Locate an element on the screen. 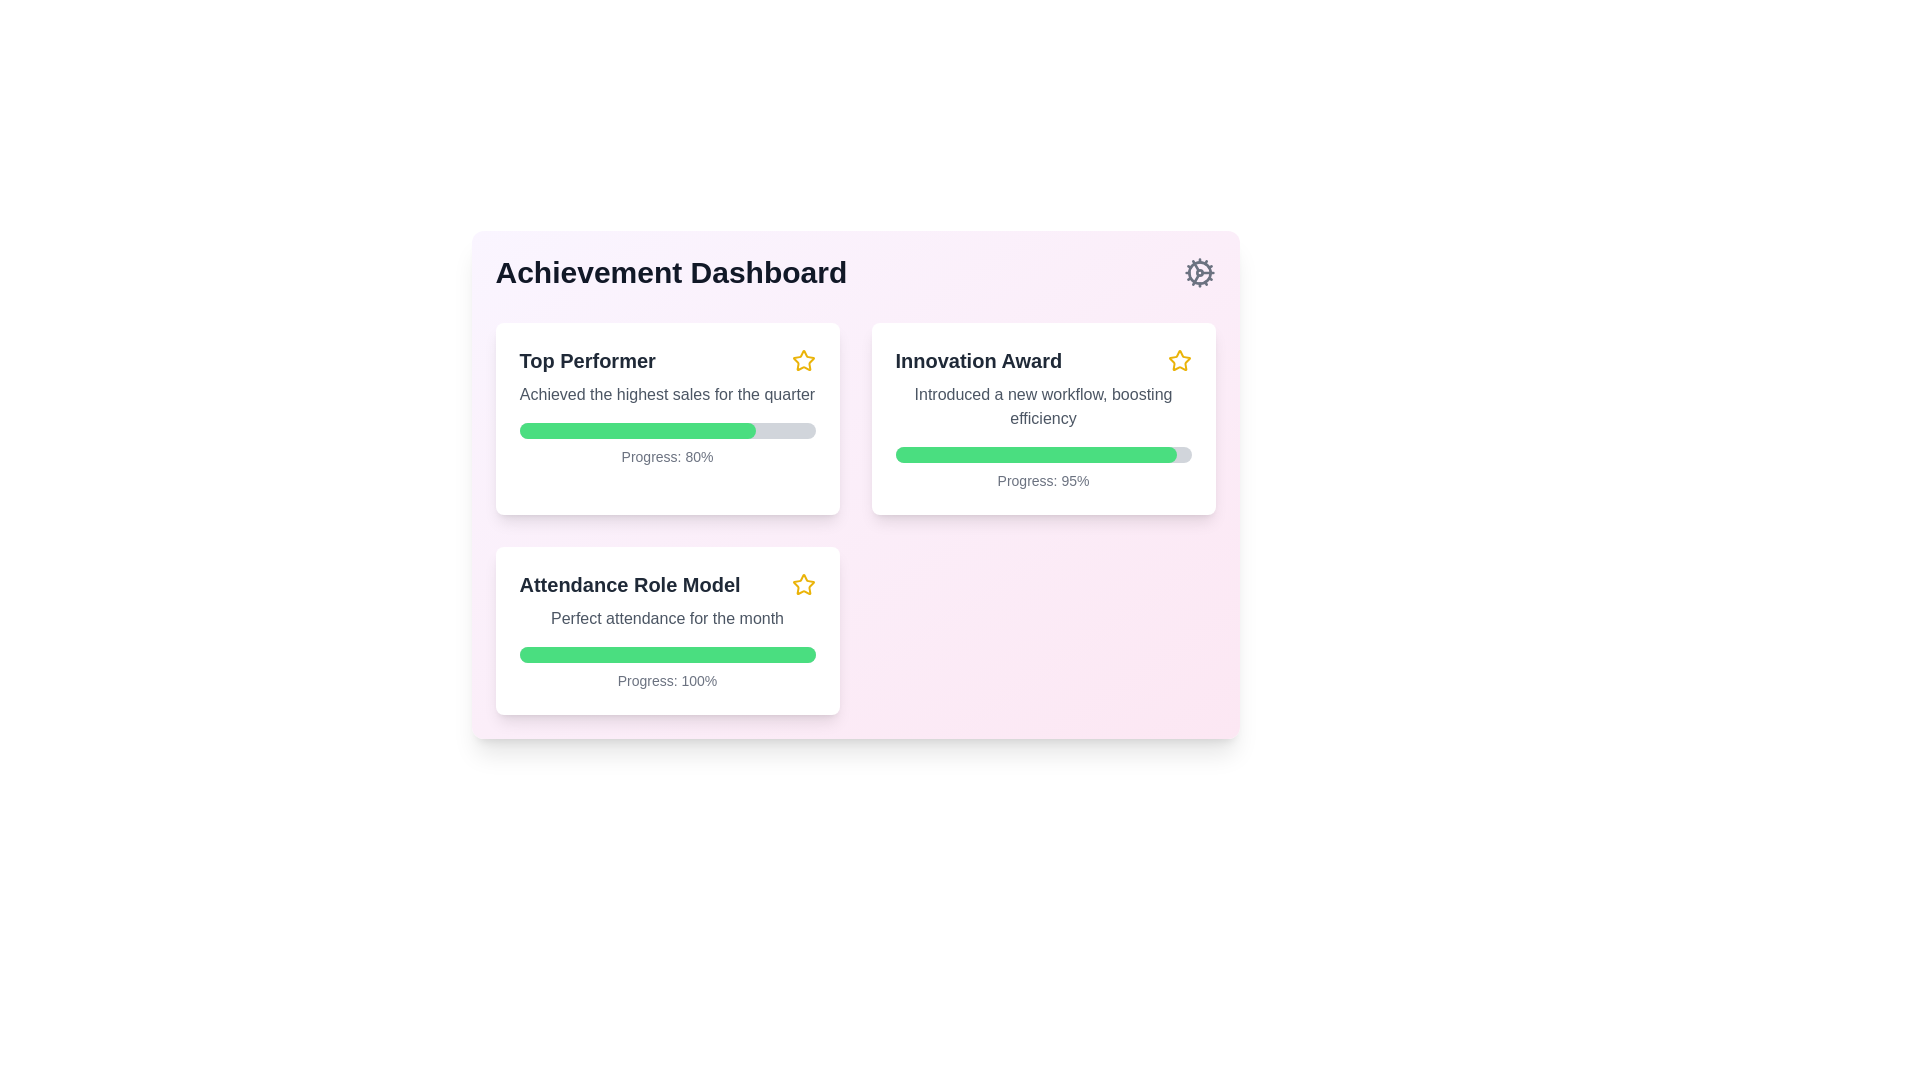 This screenshot has width=1920, height=1080. the gear-shaped icon with a gray outline located at the top-right corner of the interface, adjacent to the title 'Achievement Dashboard' is located at coordinates (1199, 273).